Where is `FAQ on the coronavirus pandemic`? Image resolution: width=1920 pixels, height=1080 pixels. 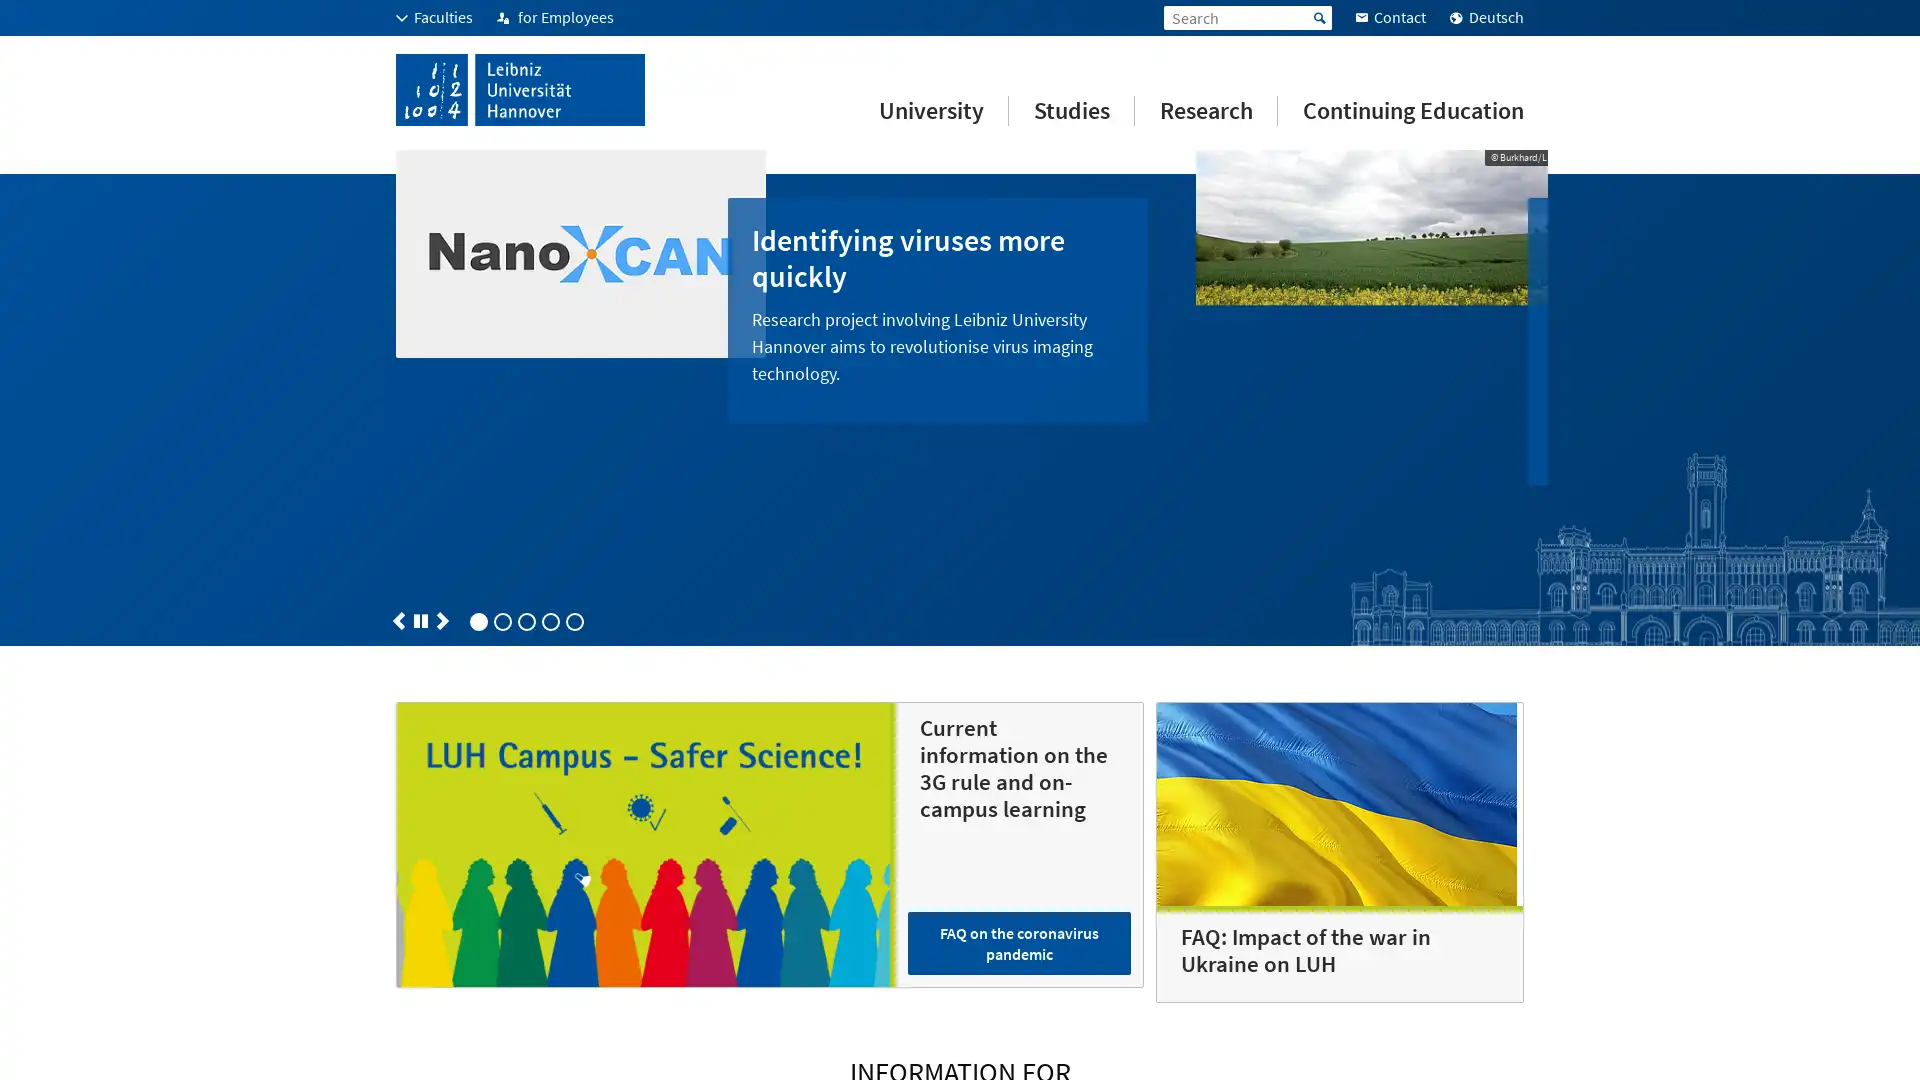 FAQ on the coronavirus pandemic is located at coordinates (1018, 816).